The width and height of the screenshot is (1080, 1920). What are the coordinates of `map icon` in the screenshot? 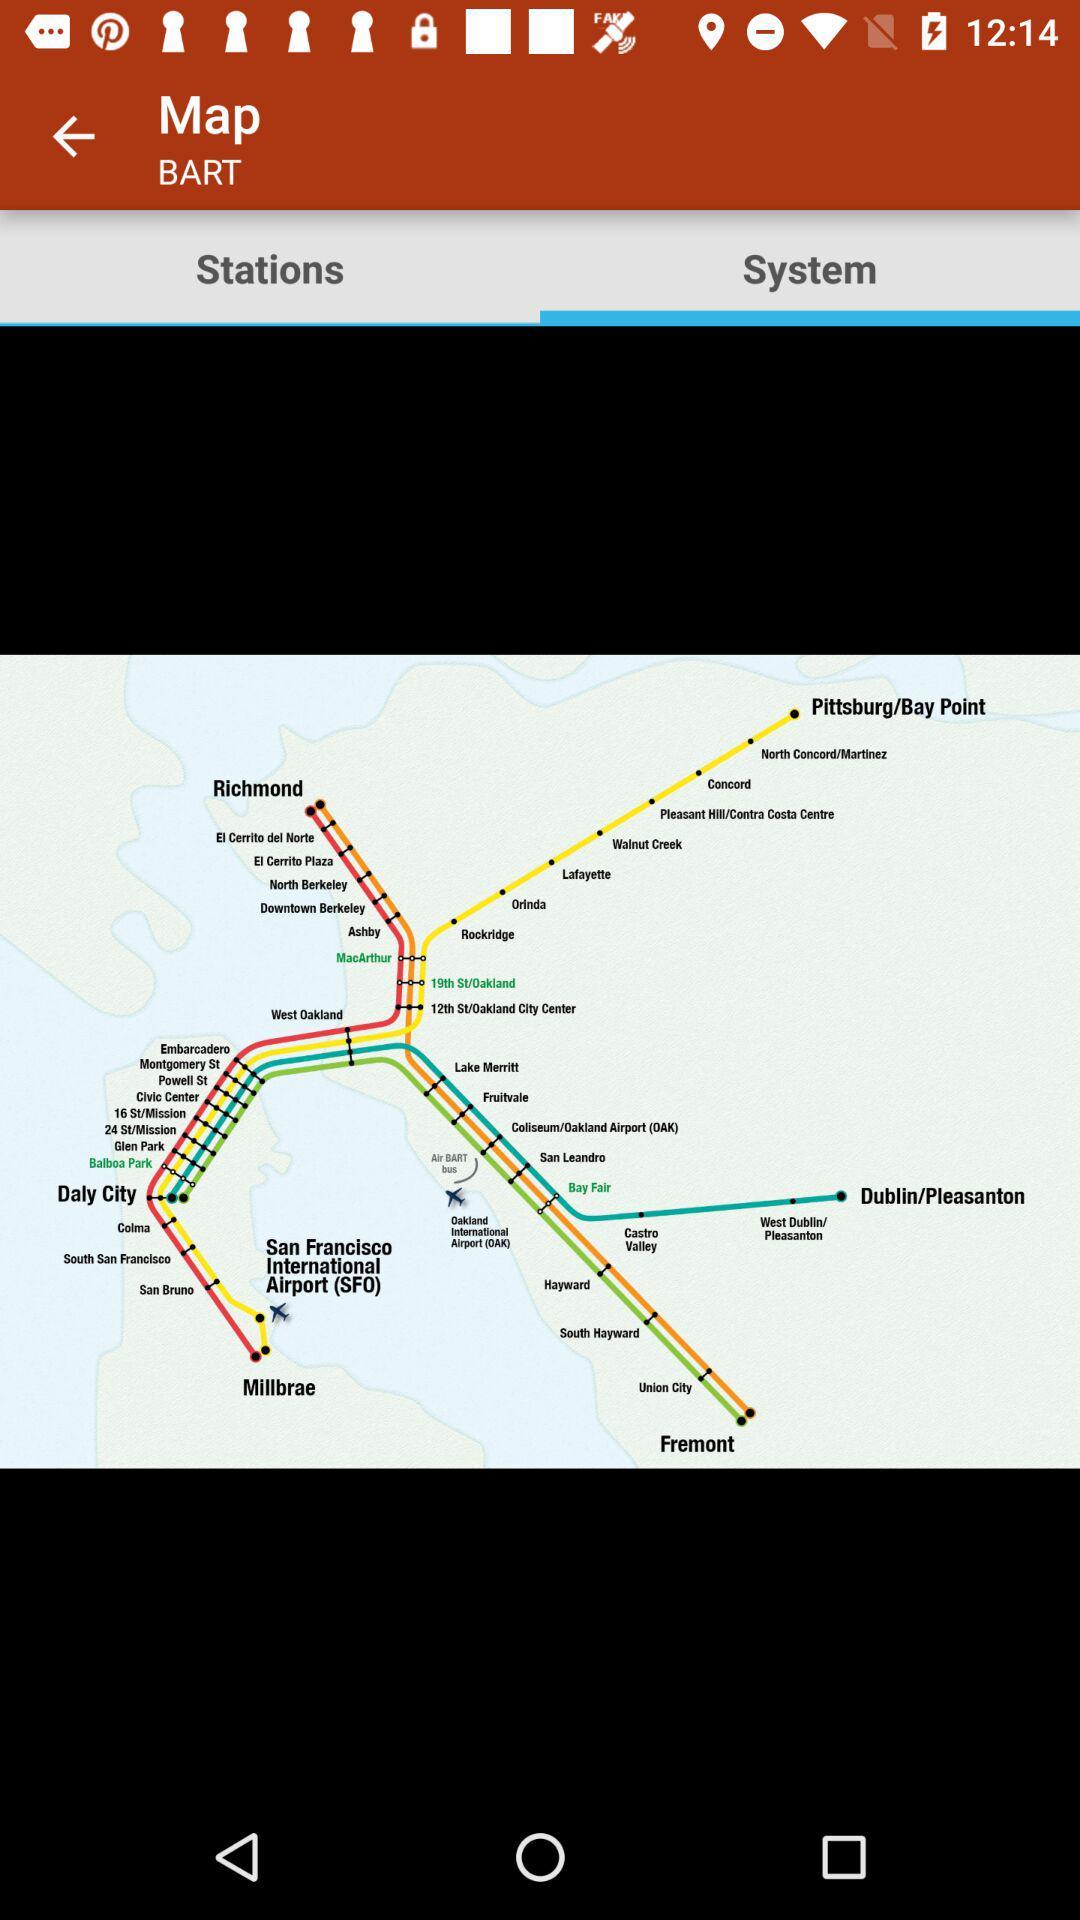 It's located at (540, 1059).